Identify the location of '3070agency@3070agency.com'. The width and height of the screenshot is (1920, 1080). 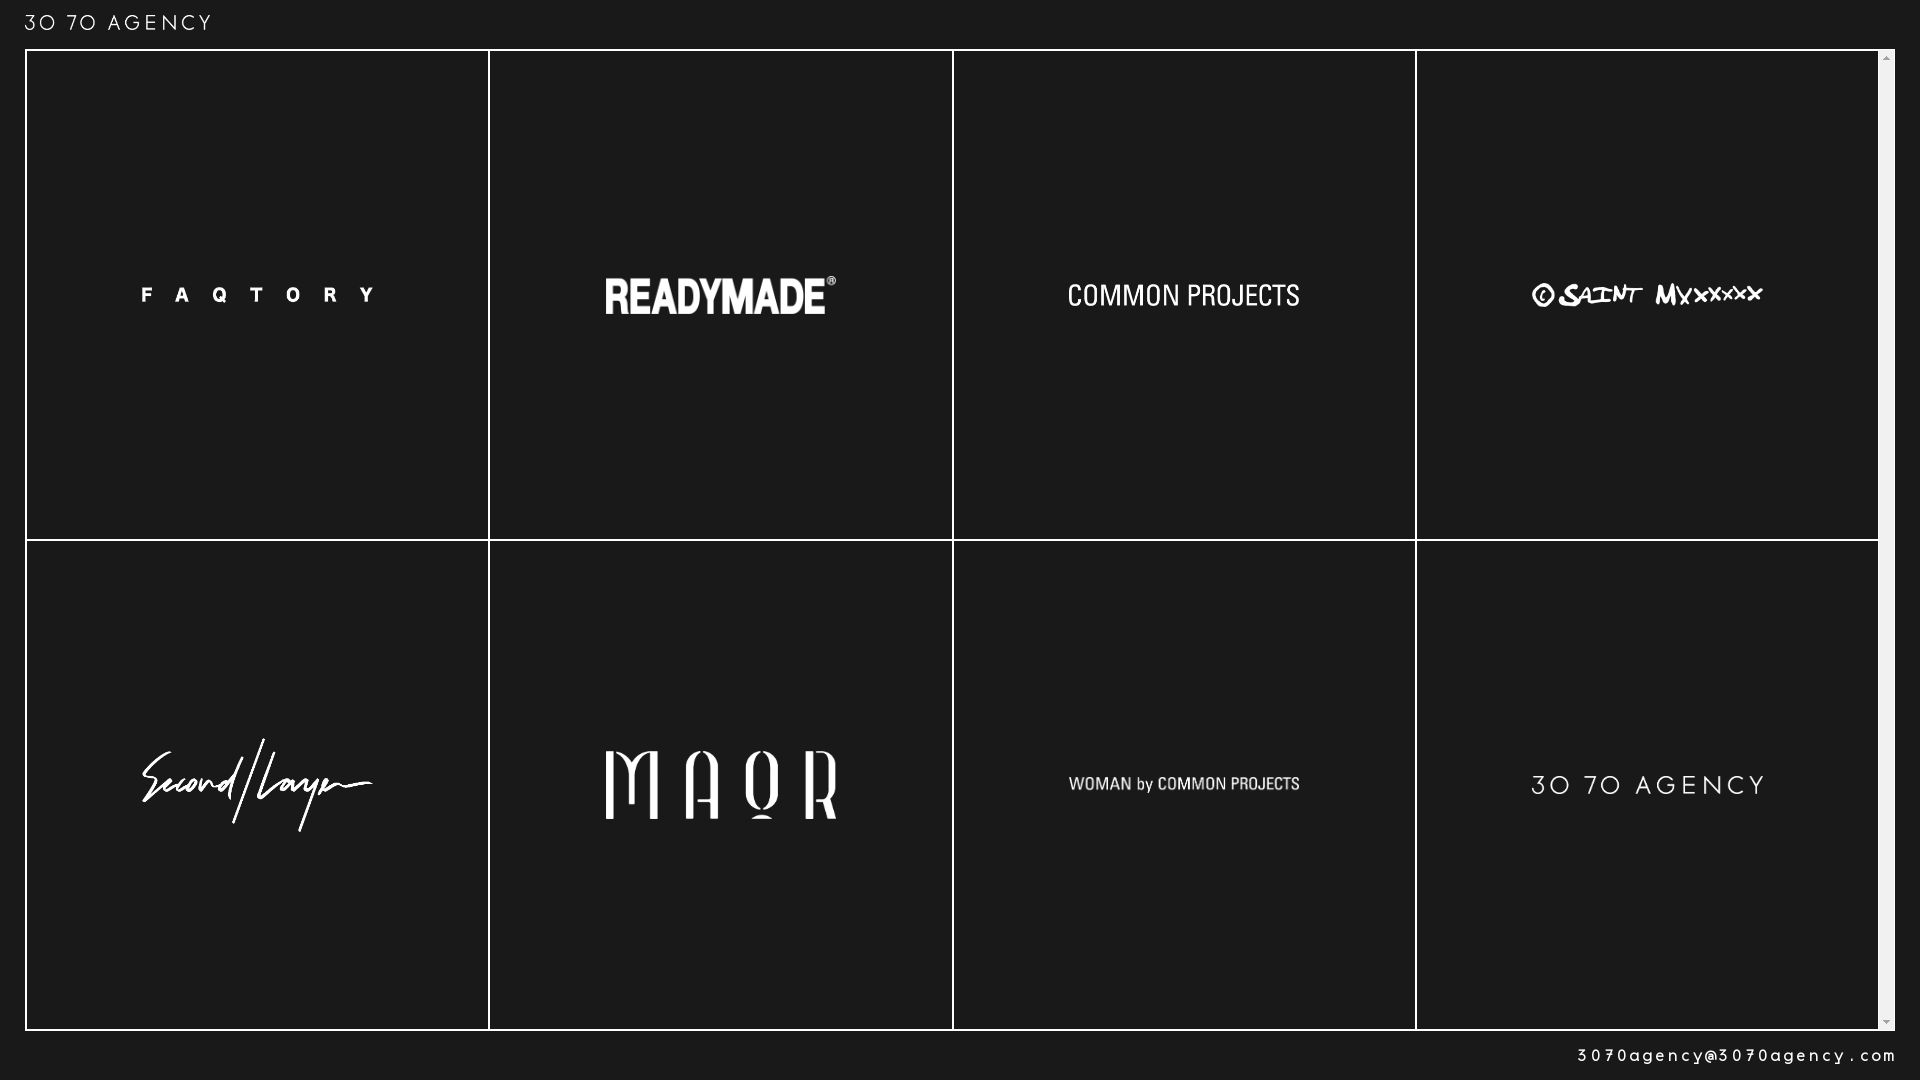
(1734, 1055).